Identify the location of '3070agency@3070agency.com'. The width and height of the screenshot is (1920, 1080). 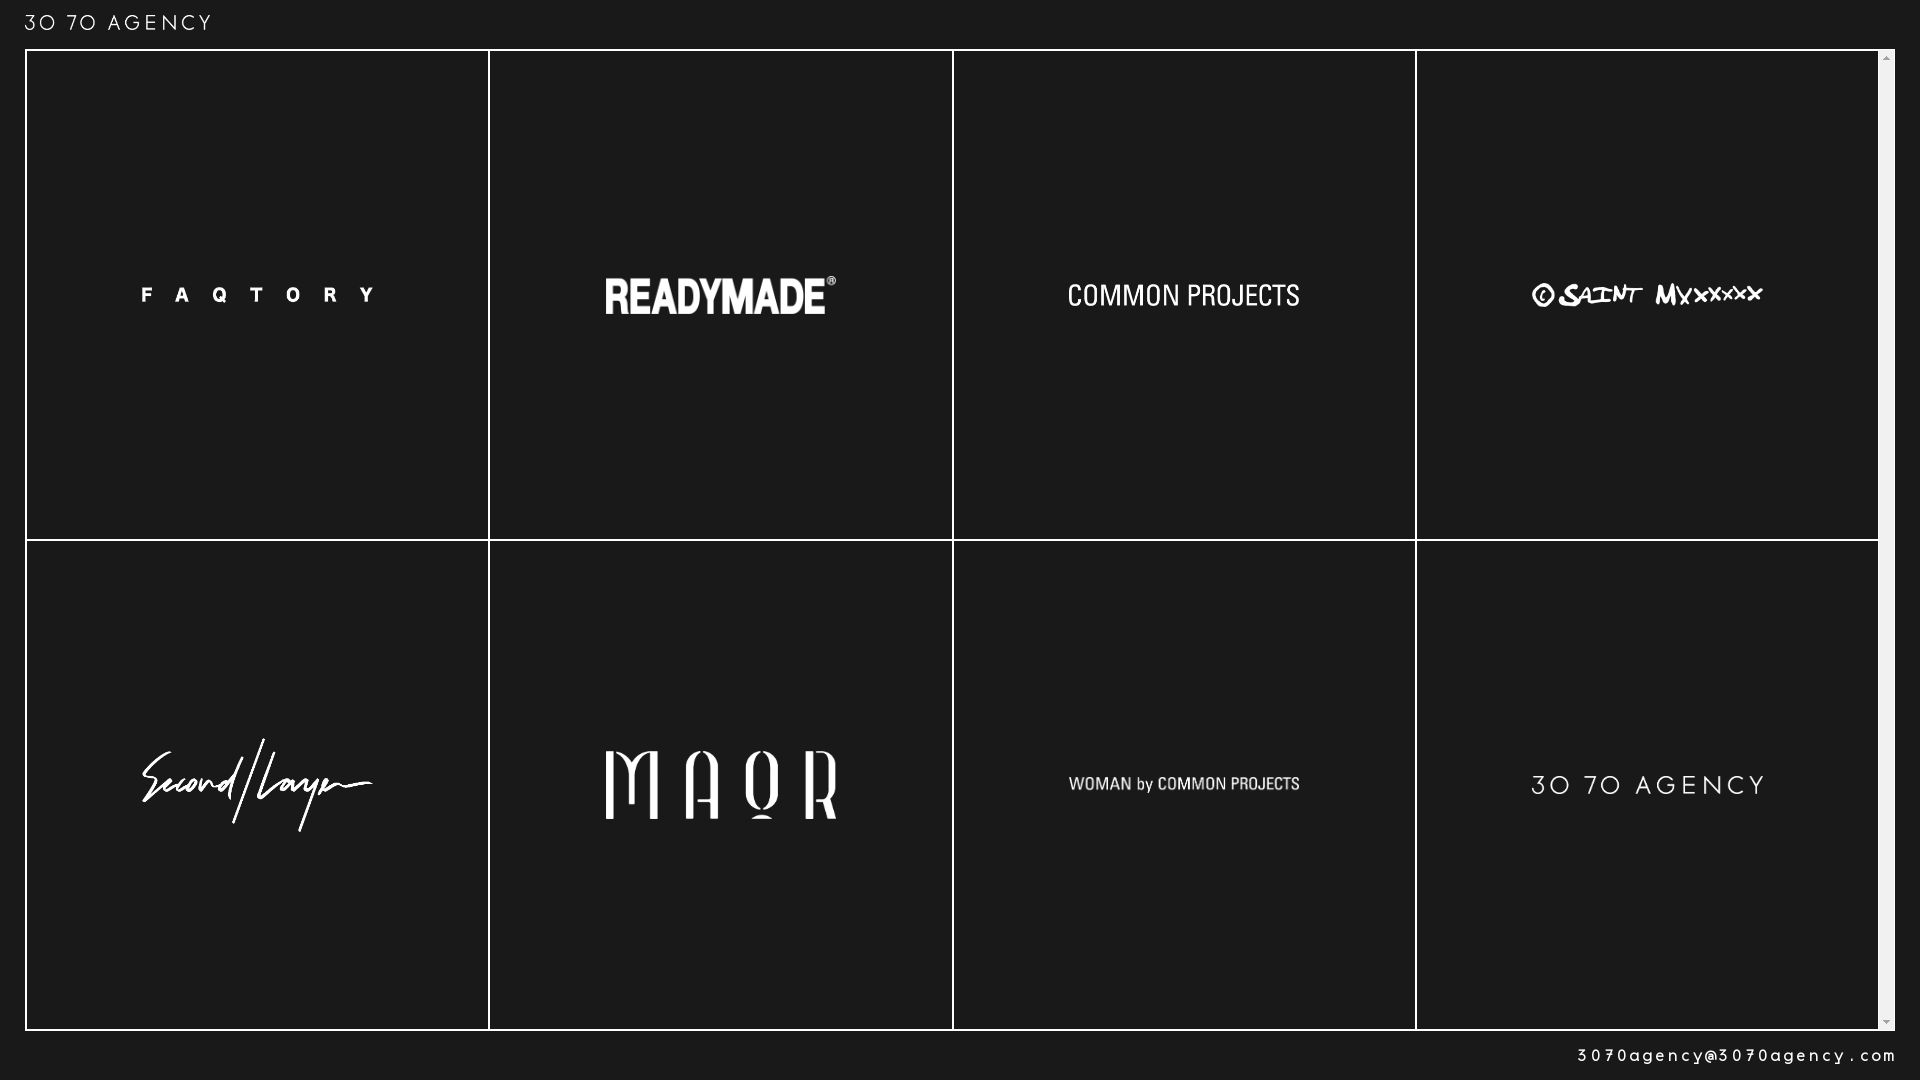
(1734, 1055).